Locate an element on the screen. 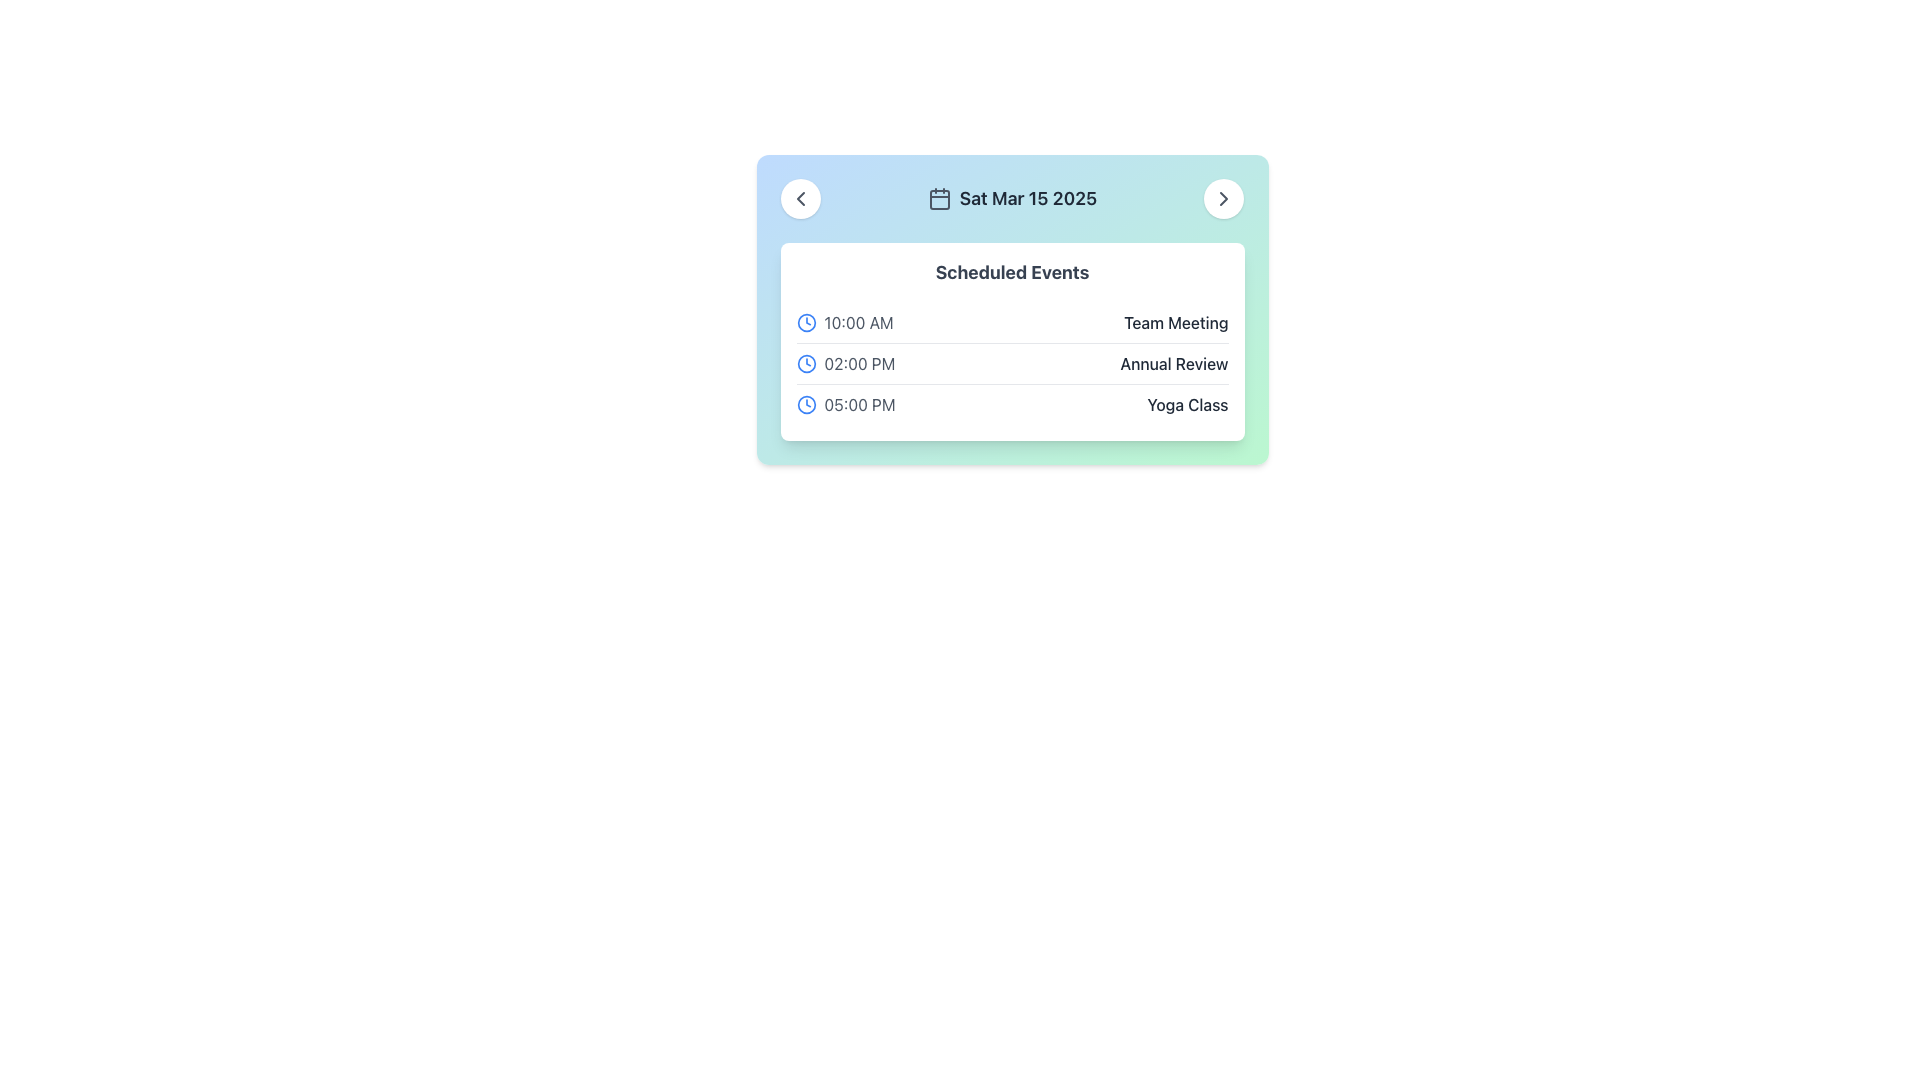  the SVG Circle element that visually represents the time indicator in the clock icon next to '5:00 PM' in the 'Scheduled Events' section is located at coordinates (806, 405).